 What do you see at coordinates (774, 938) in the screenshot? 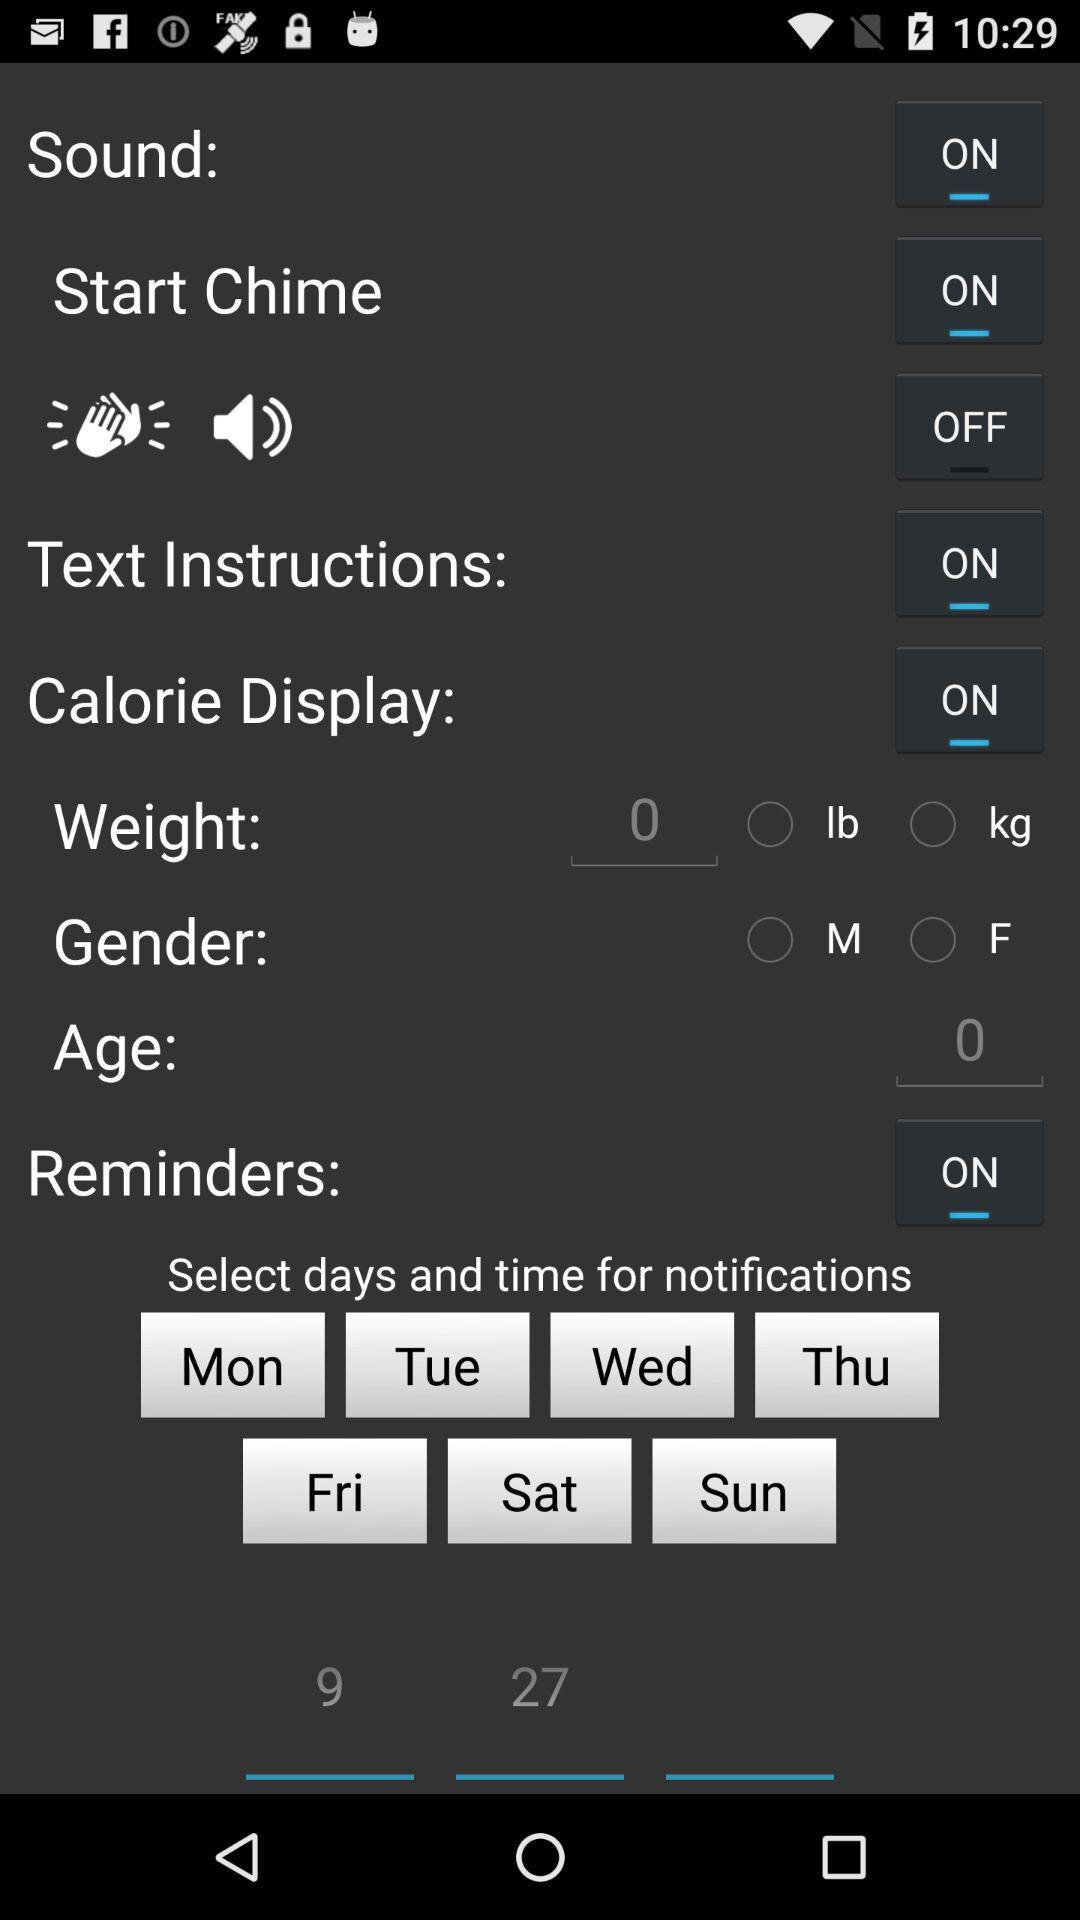
I see `male gender` at bounding box center [774, 938].